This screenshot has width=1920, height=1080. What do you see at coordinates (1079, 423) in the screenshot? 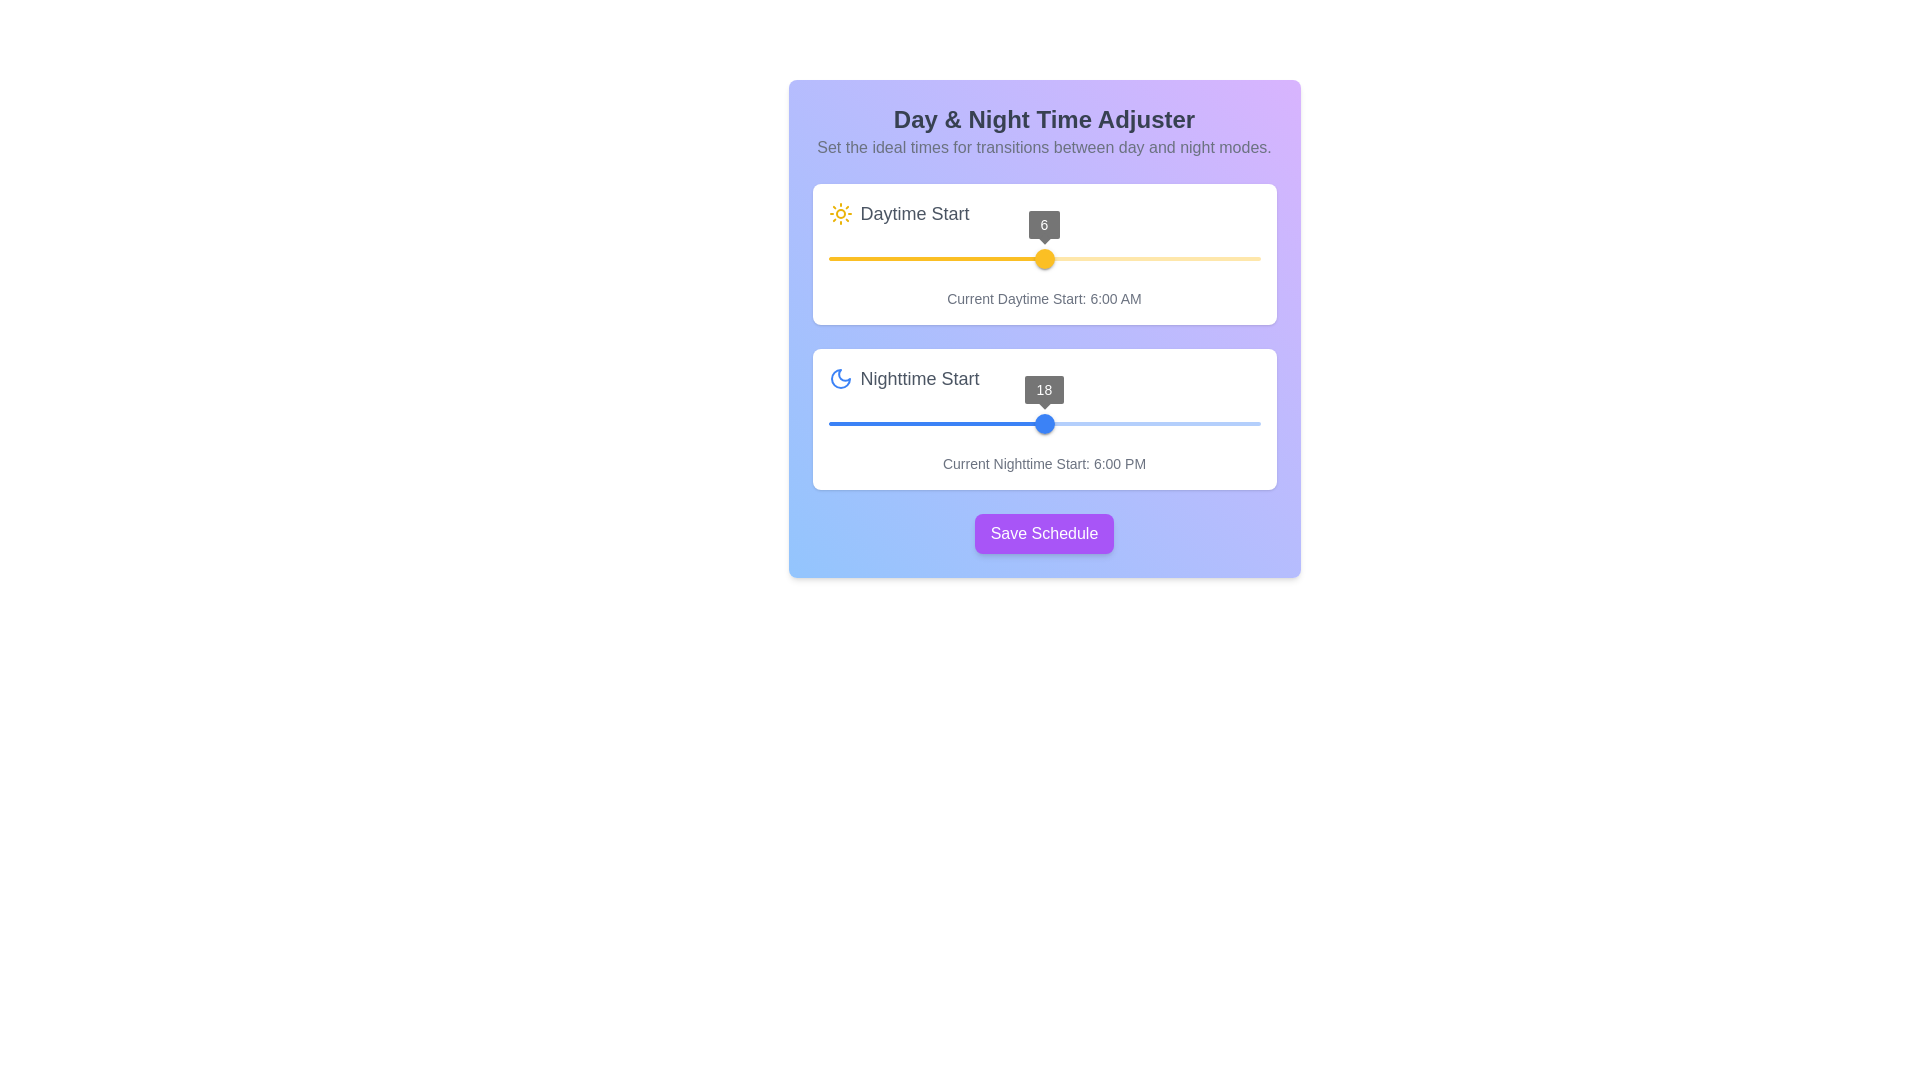
I see `nighttime start hour` at bounding box center [1079, 423].